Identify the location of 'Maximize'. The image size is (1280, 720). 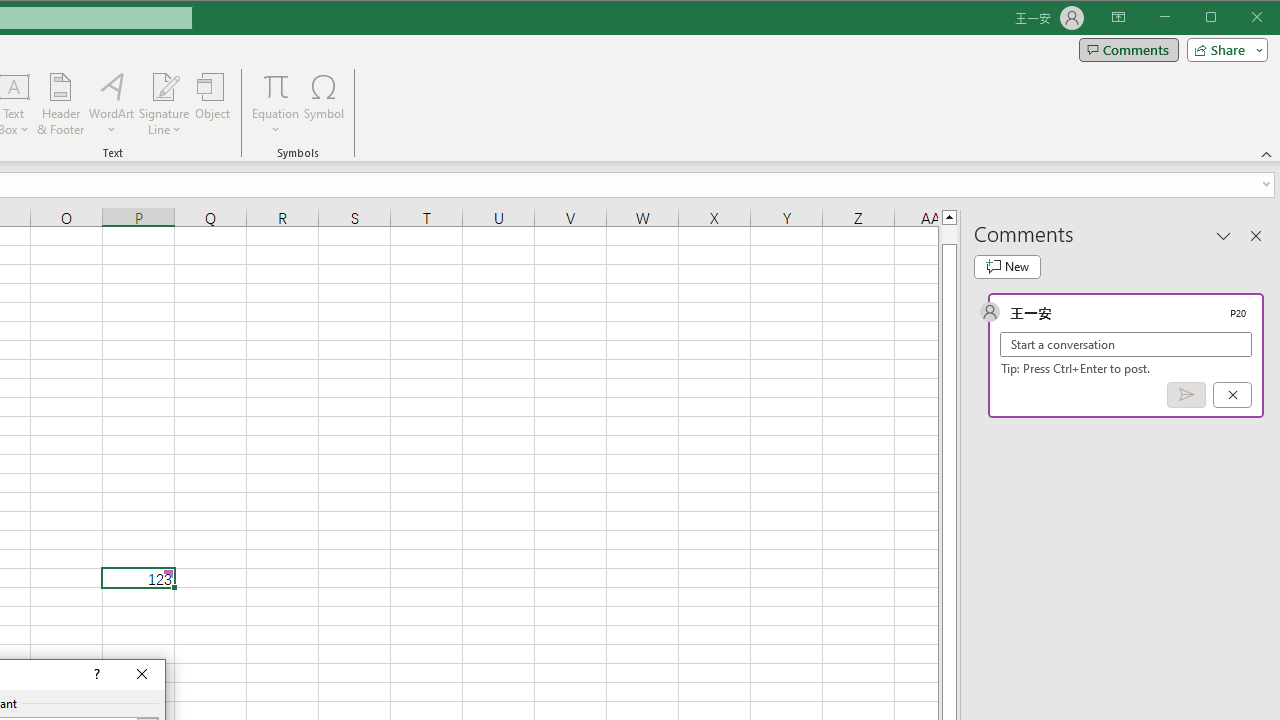
(1238, 19).